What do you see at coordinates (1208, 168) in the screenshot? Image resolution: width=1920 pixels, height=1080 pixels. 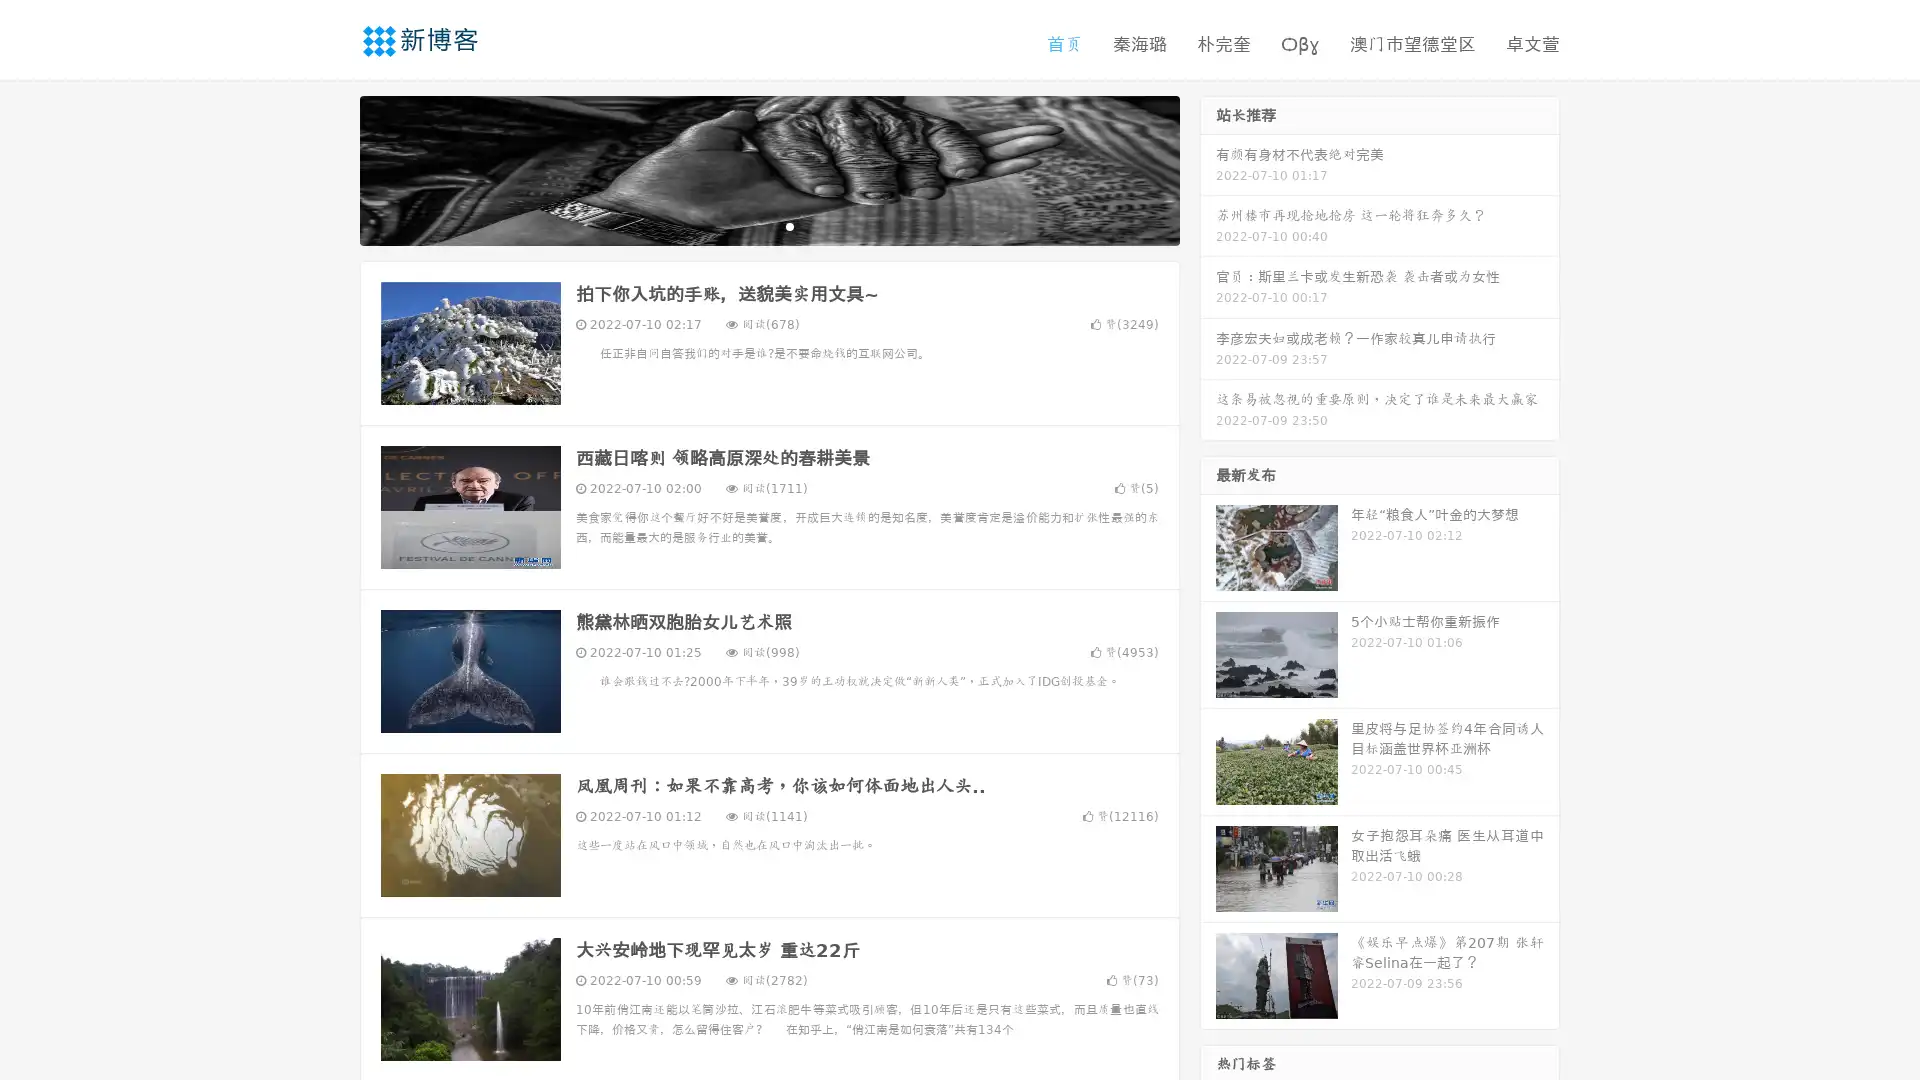 I see `Next slide` at bounding box center [1208, 168].